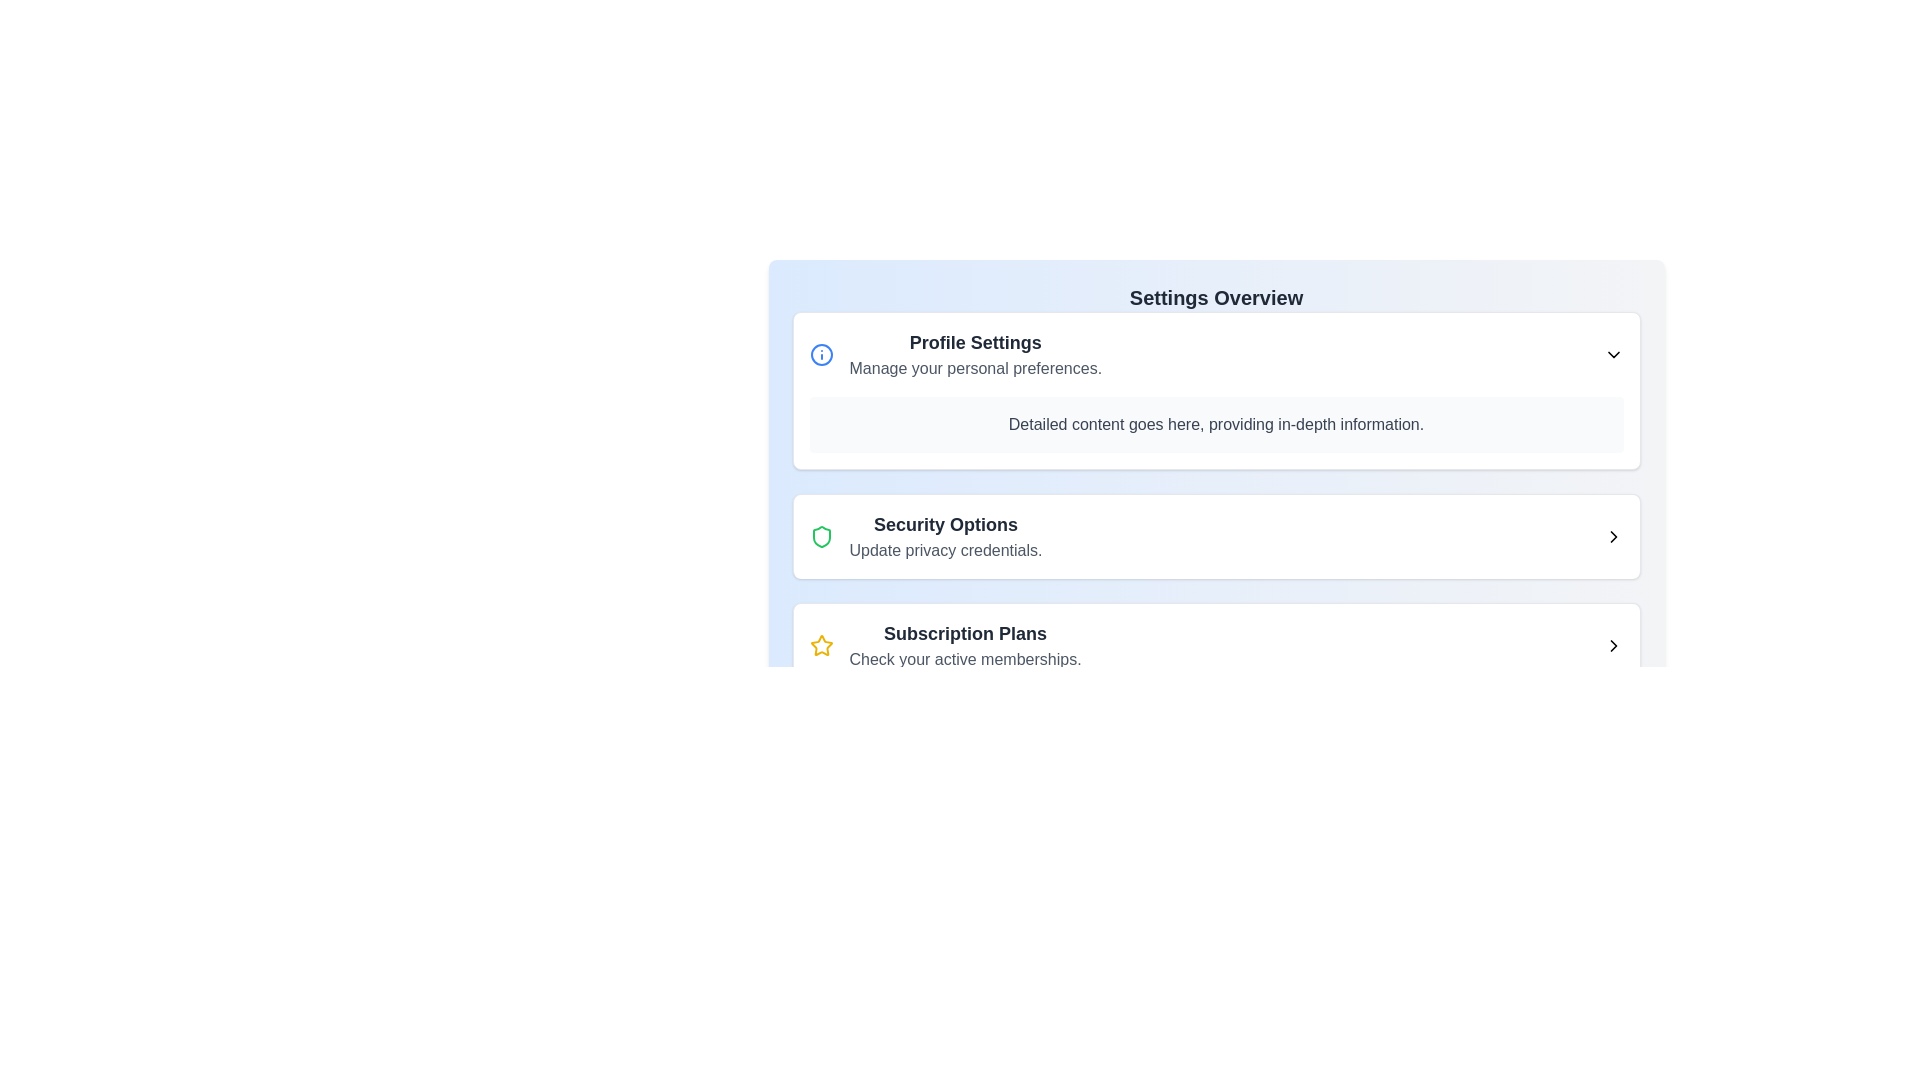  Describe the element at coordinates (975, 353) in the screenshot. I see `text from the 'Profile Settings' text block, which includes the bold title and the smaller gray description below it` at that location.